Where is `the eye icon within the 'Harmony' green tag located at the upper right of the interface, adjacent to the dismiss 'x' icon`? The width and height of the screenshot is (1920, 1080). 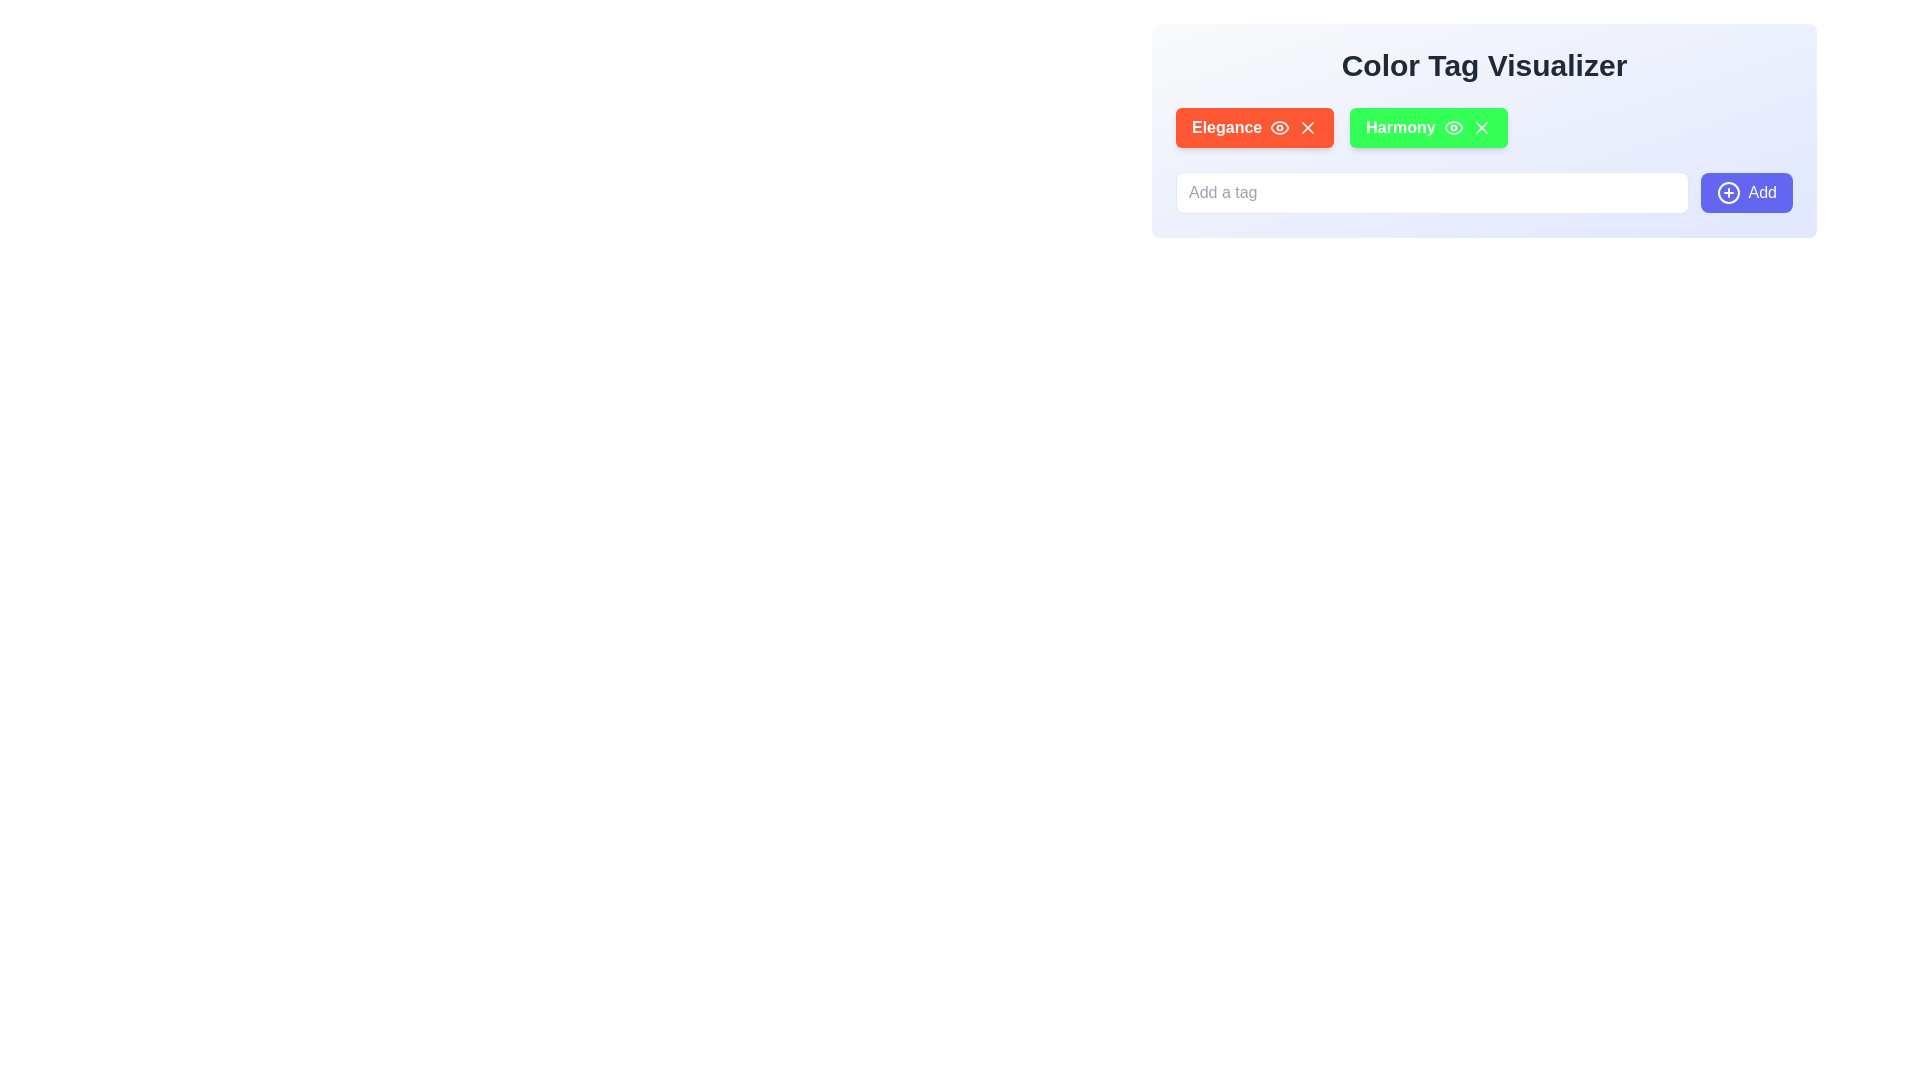 the eye icon within the 'Harmony' green tag located at the upper right of the interface, adjacent to the dismiss 'x' icon is located at coordinates (1453, 127).